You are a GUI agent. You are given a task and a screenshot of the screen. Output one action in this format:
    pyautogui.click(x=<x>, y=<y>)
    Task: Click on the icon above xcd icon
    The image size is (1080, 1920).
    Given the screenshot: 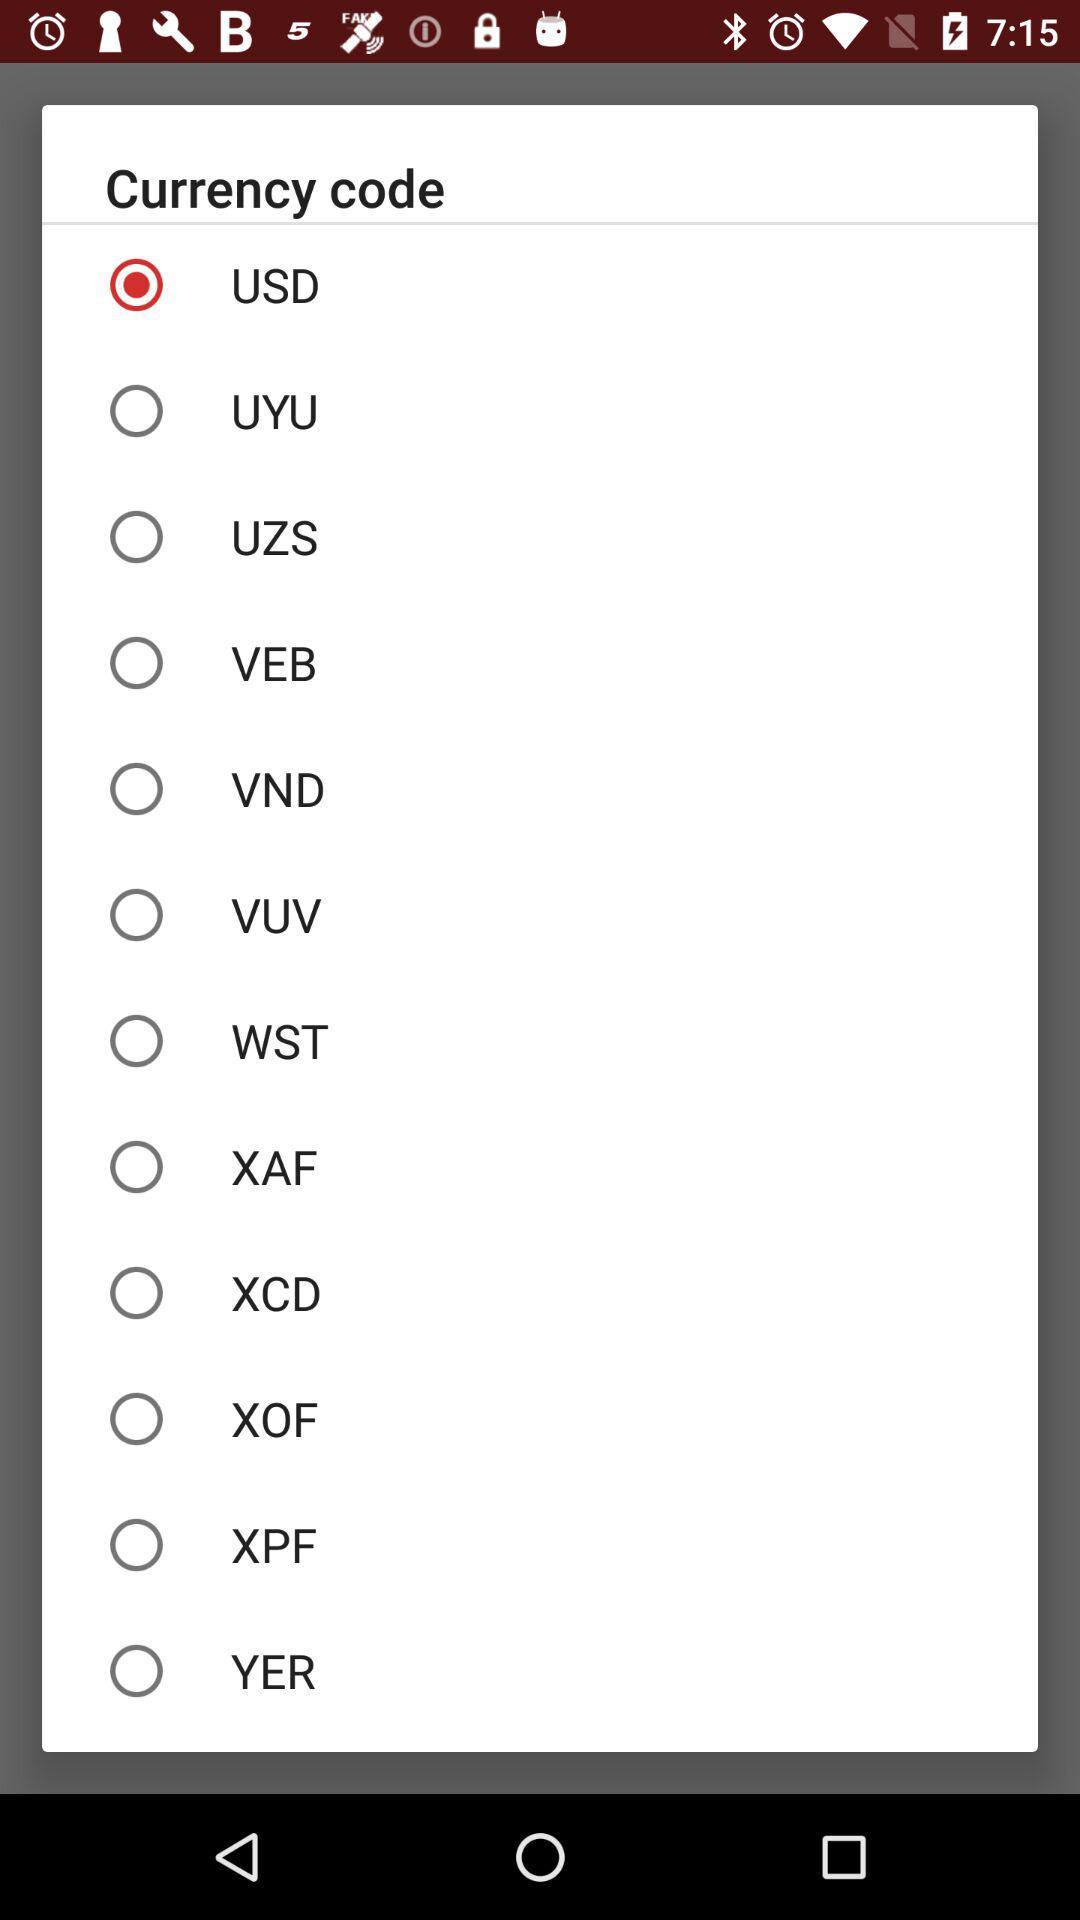 What is the action you would take?
    pyautogui.click(x=540, y=1166)
    